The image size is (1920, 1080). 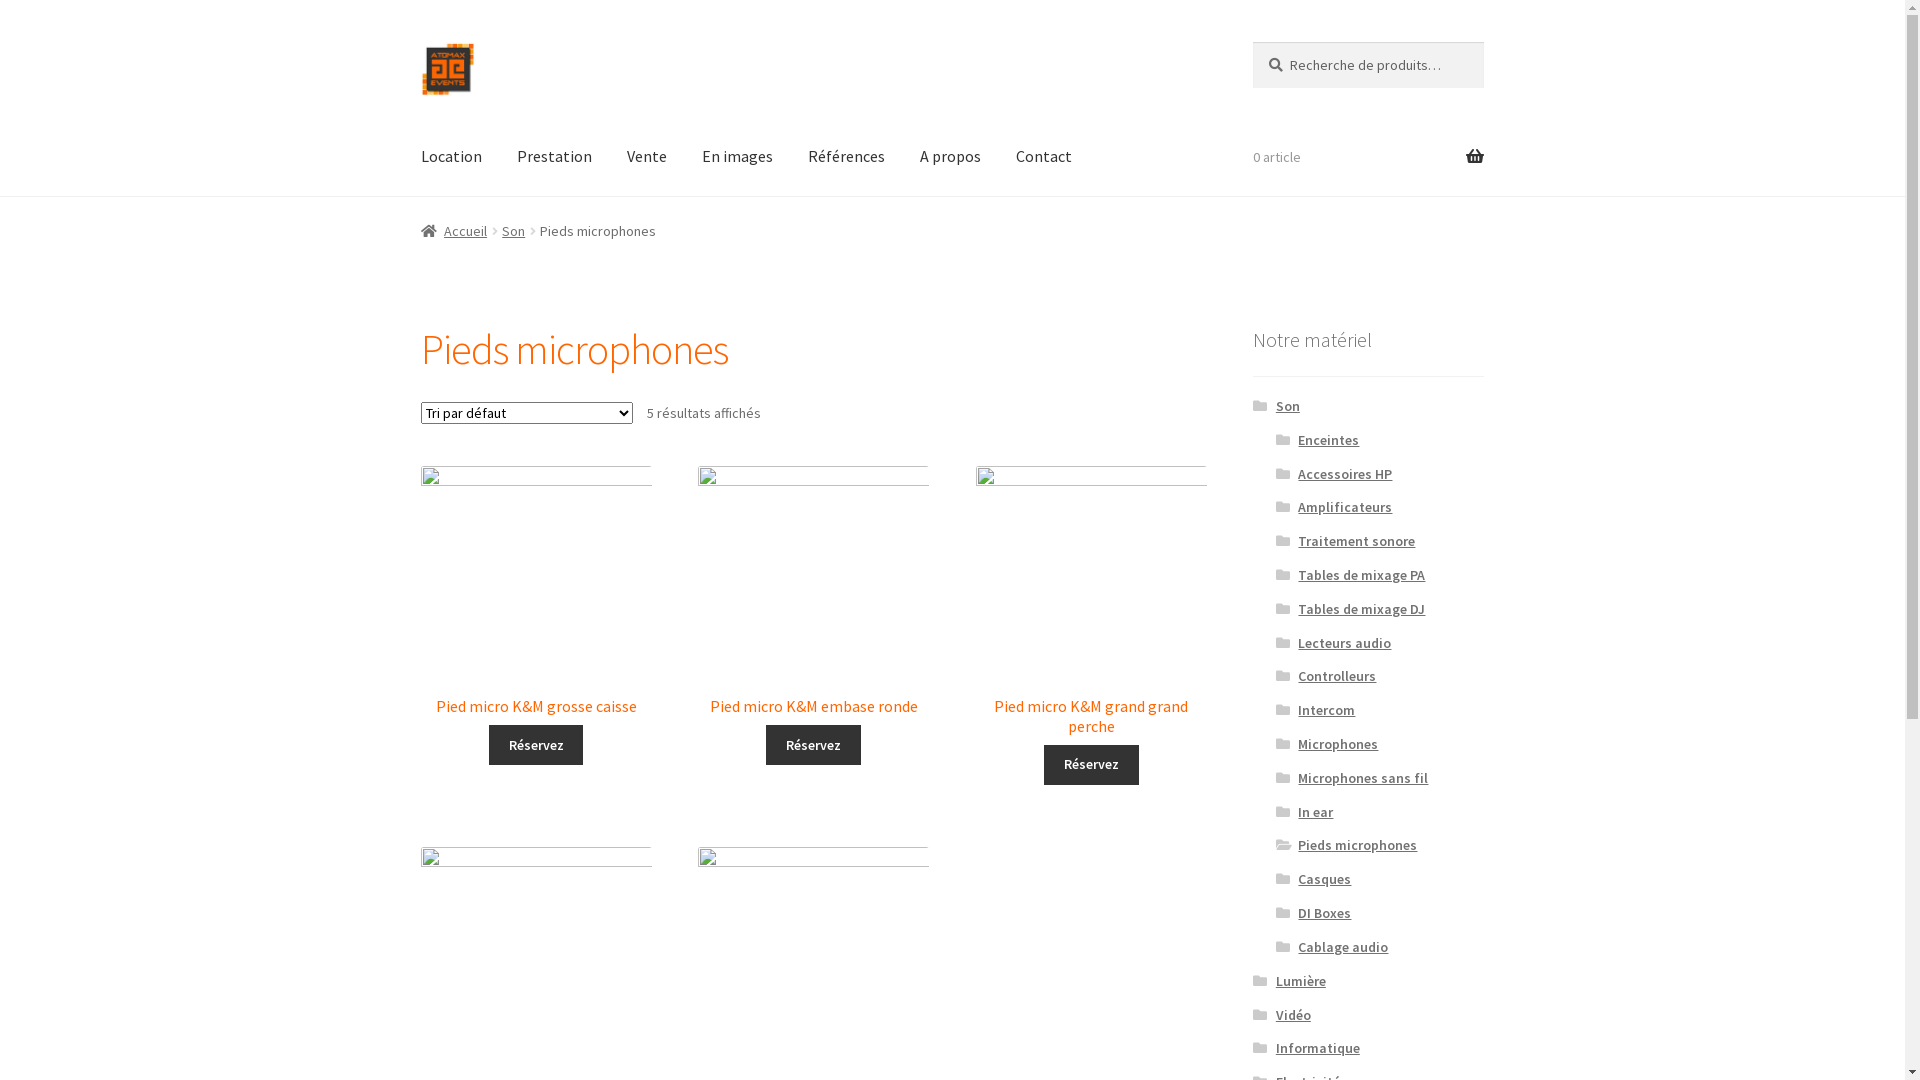 What do you see at coordinates (999, 156) in the screenshot?
I see `'Contact'` at bounding box center [999, 156].